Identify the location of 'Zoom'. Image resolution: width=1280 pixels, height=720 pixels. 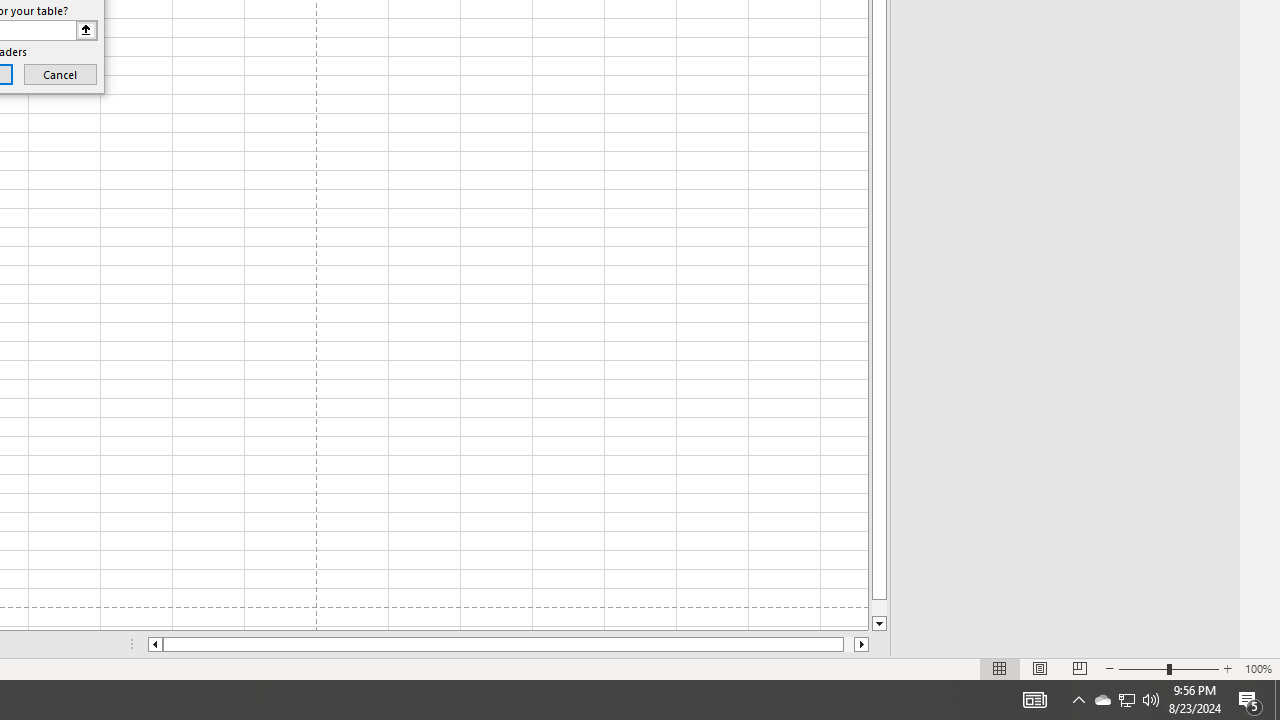
(1168, 669).